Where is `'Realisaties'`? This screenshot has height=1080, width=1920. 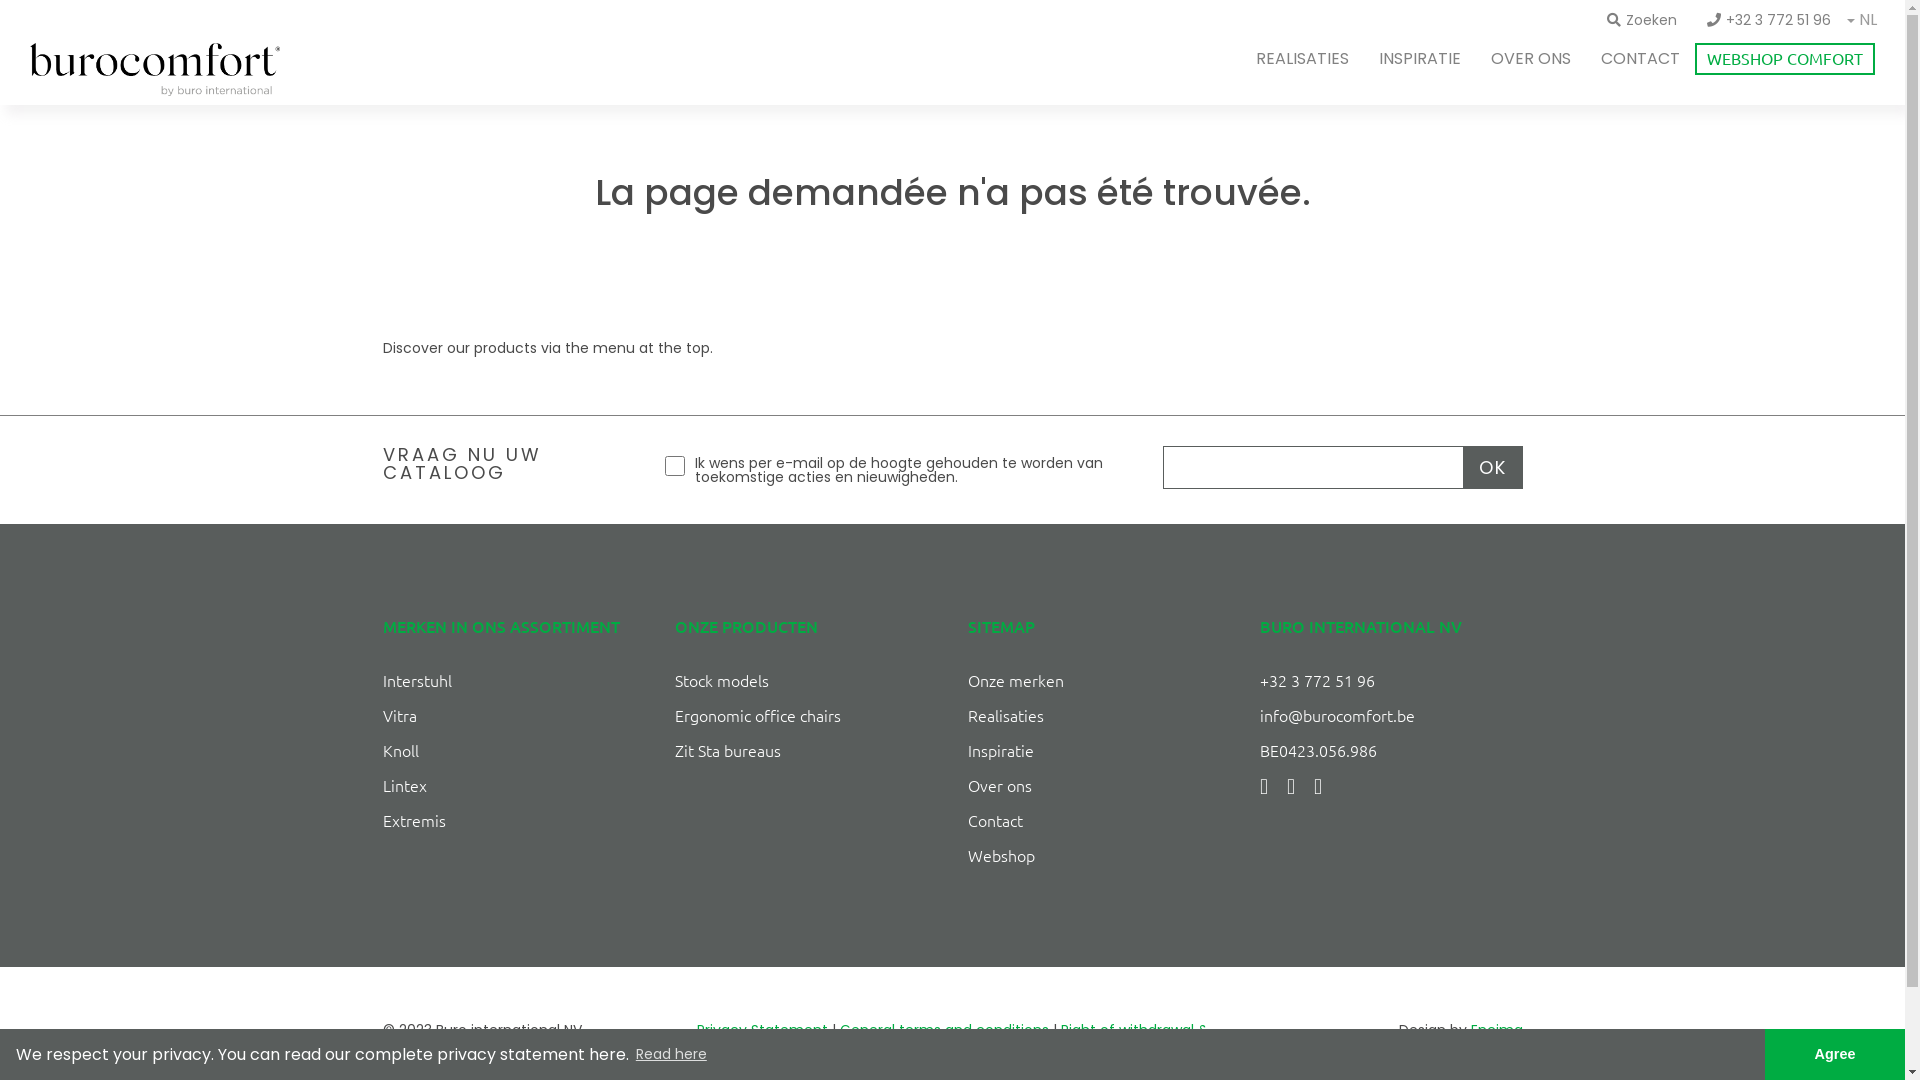
'Realisaties' is located at coordinates (1006, 713).